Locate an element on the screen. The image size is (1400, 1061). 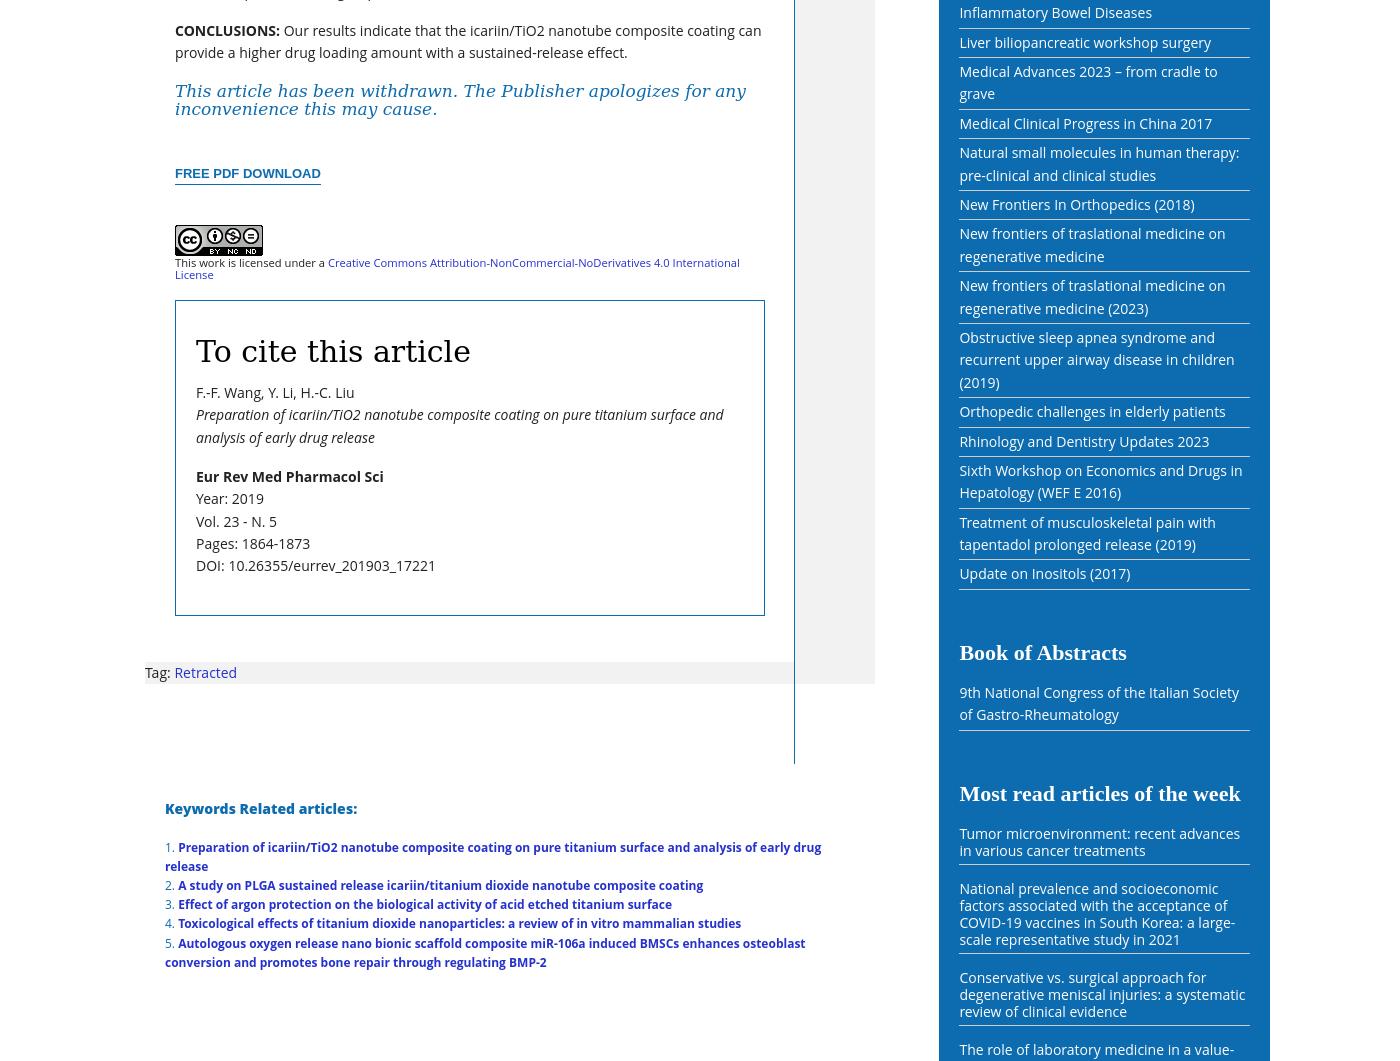
'To cite this article' is located at coordinates (333, 349).